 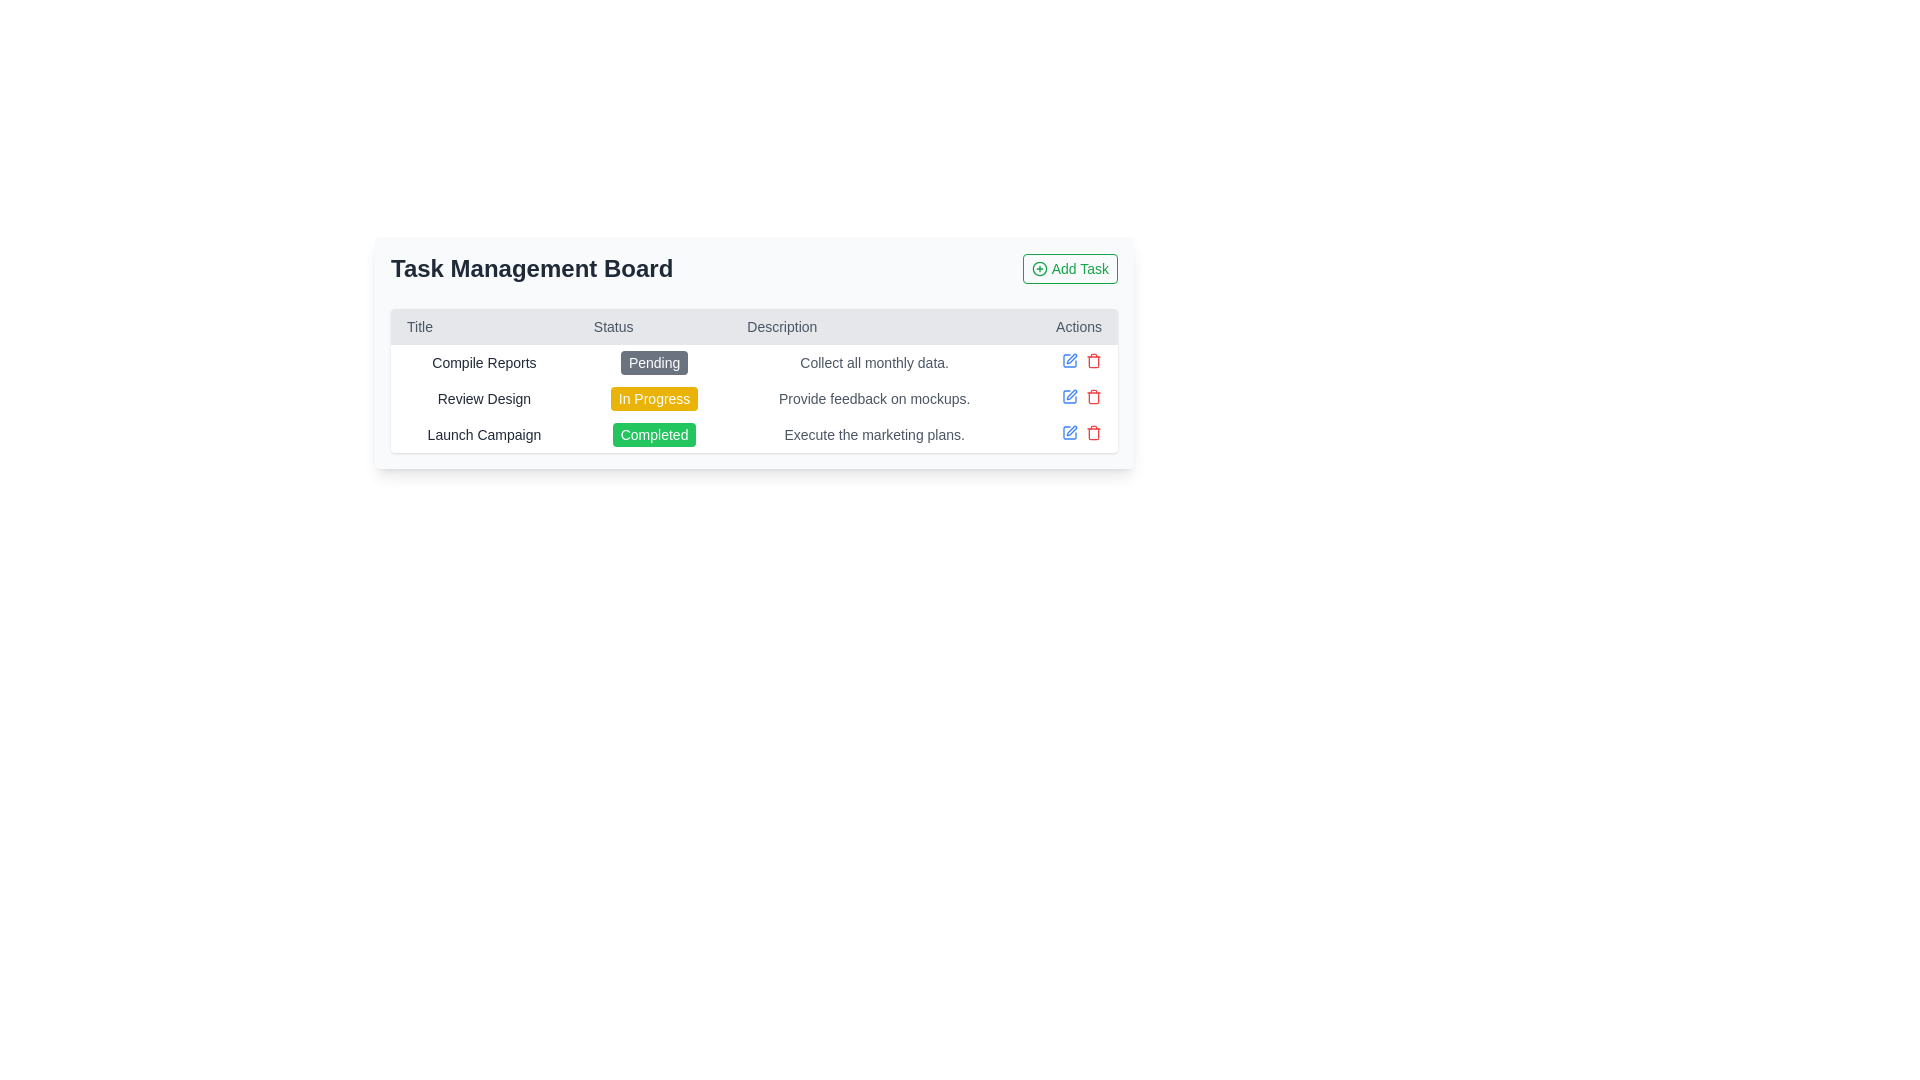 I want to click on the 'Status' label in the third row of the 'Task Management Board' table that indicates the completion status of the 'Launch Campaign' task, so click(x=654, y=434).